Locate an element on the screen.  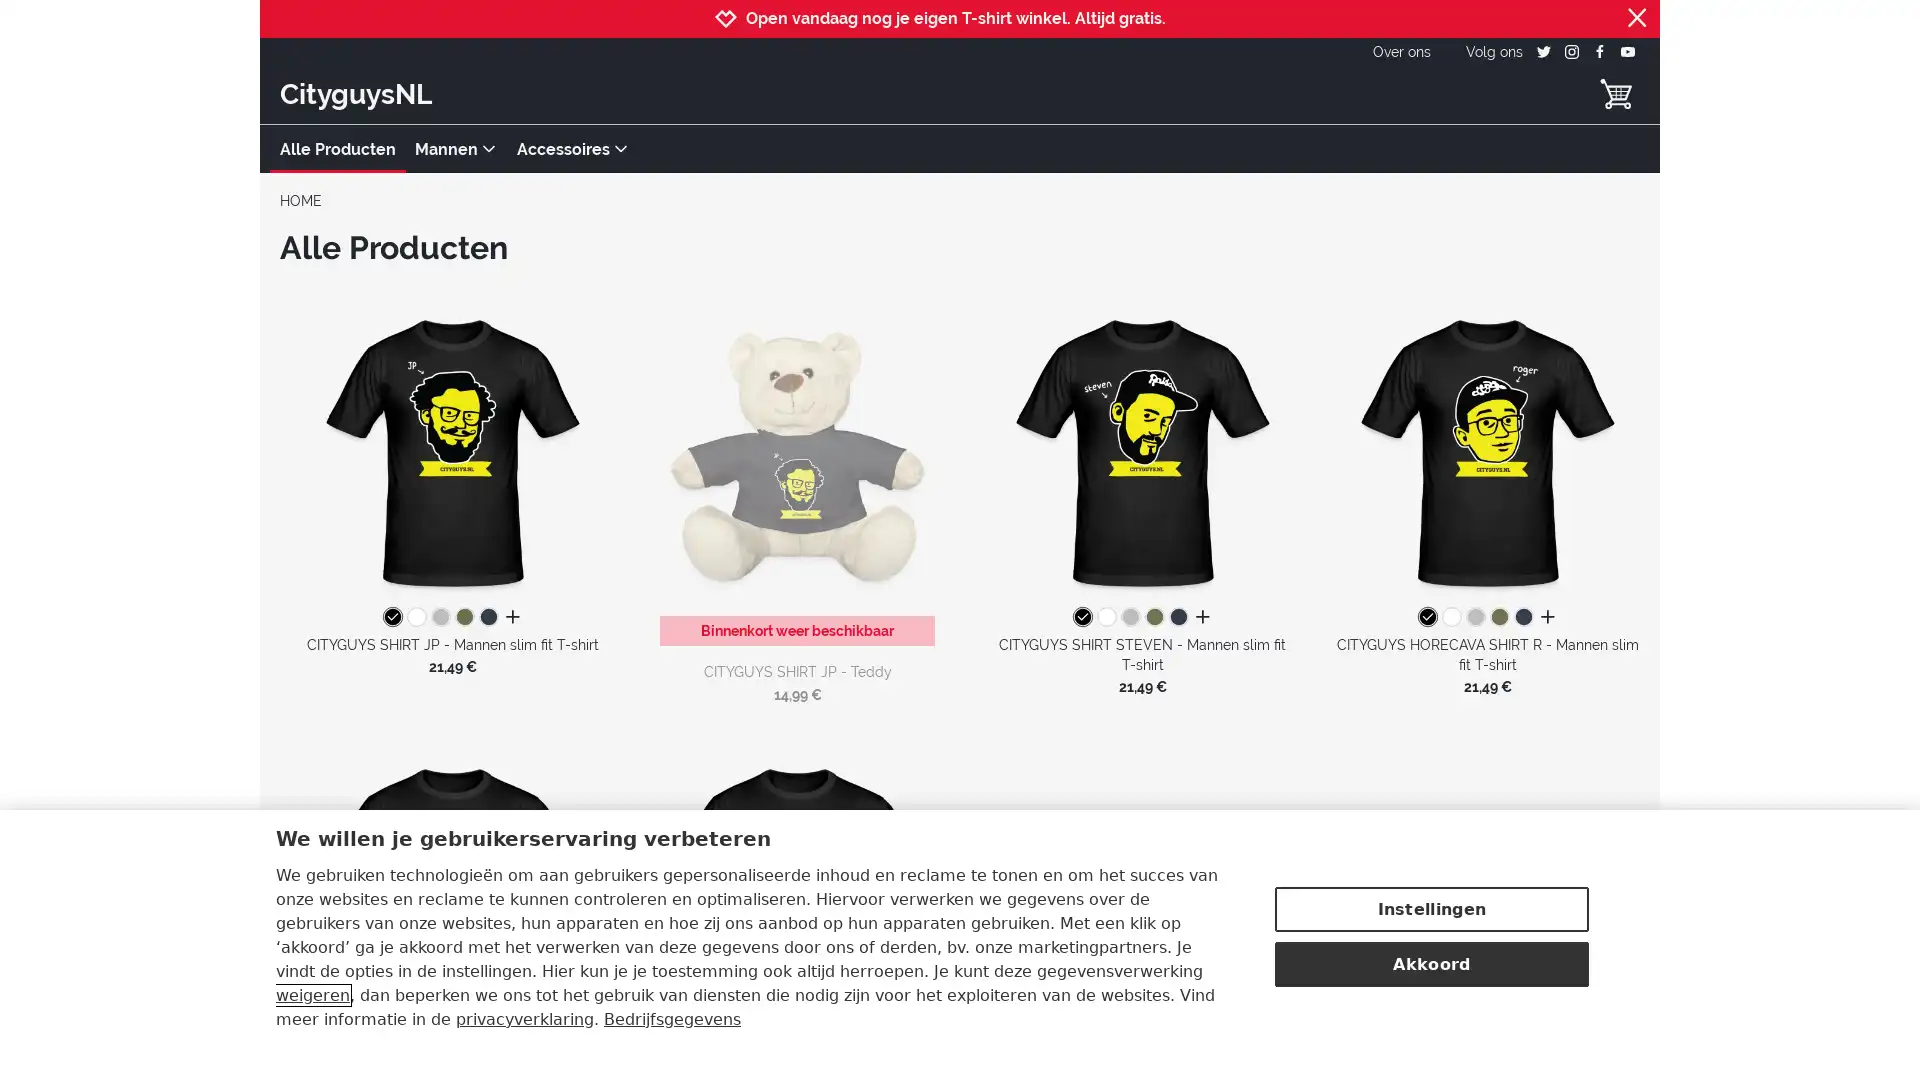
kakigroen is located at coordinates (1498, 617).